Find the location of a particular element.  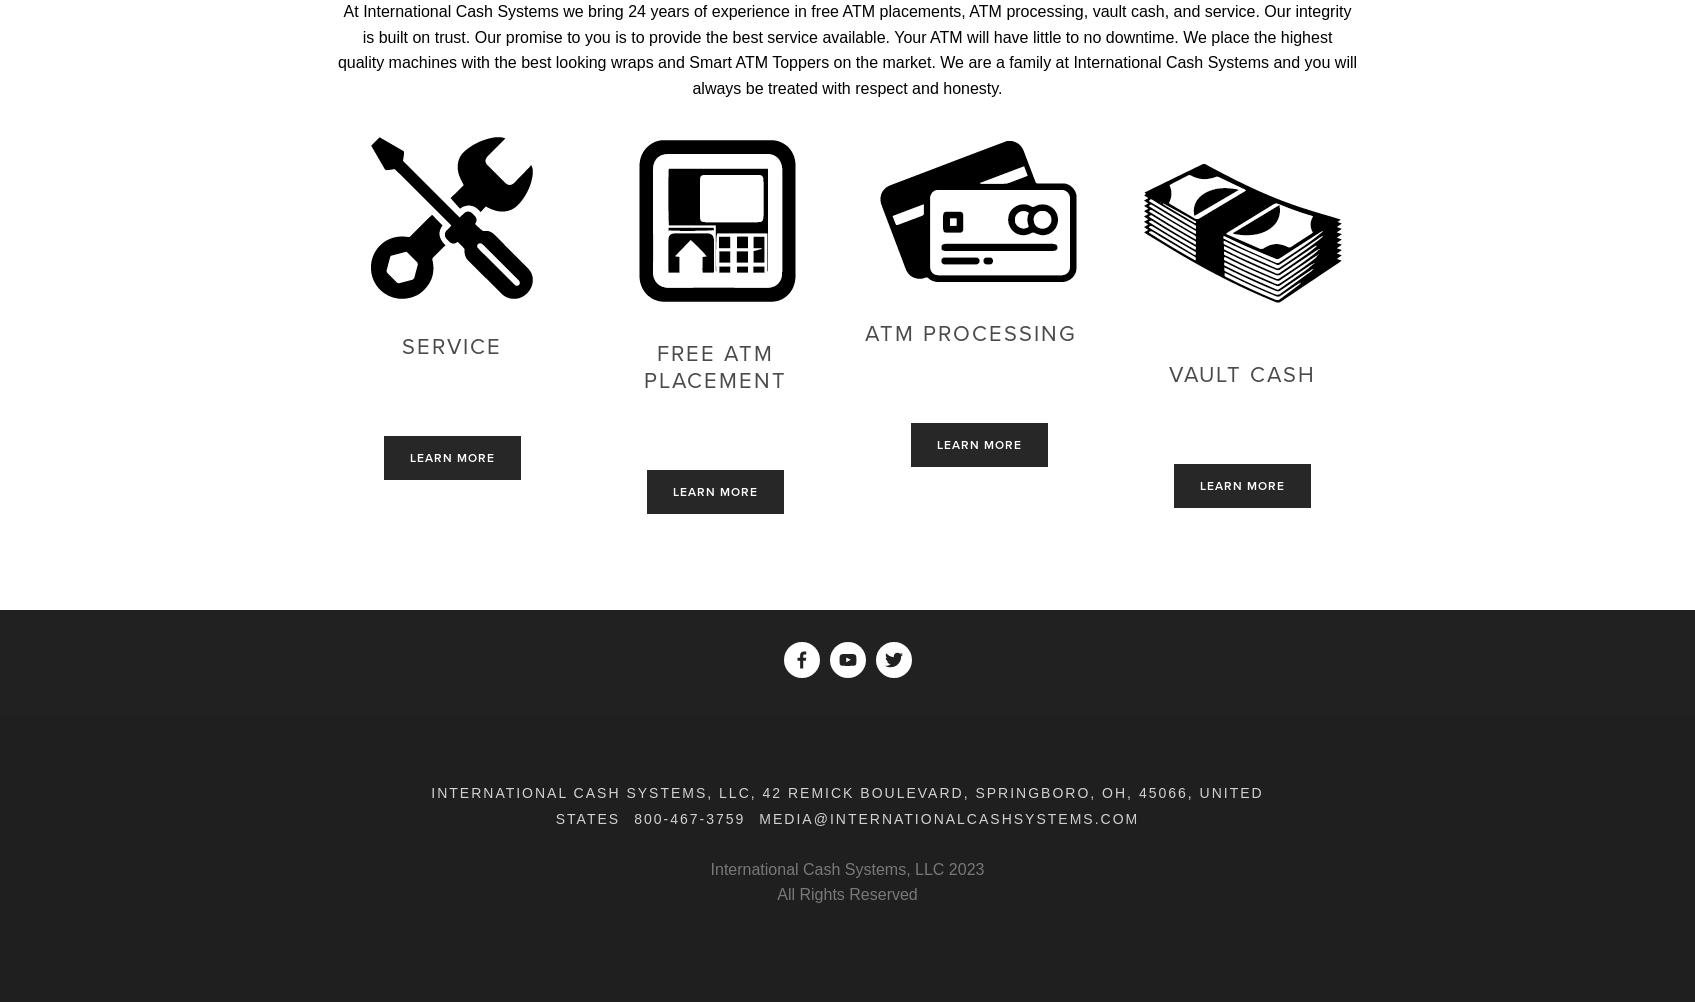

'International Cash Systems, LLC 2023' is located at coordinates (846, 868).